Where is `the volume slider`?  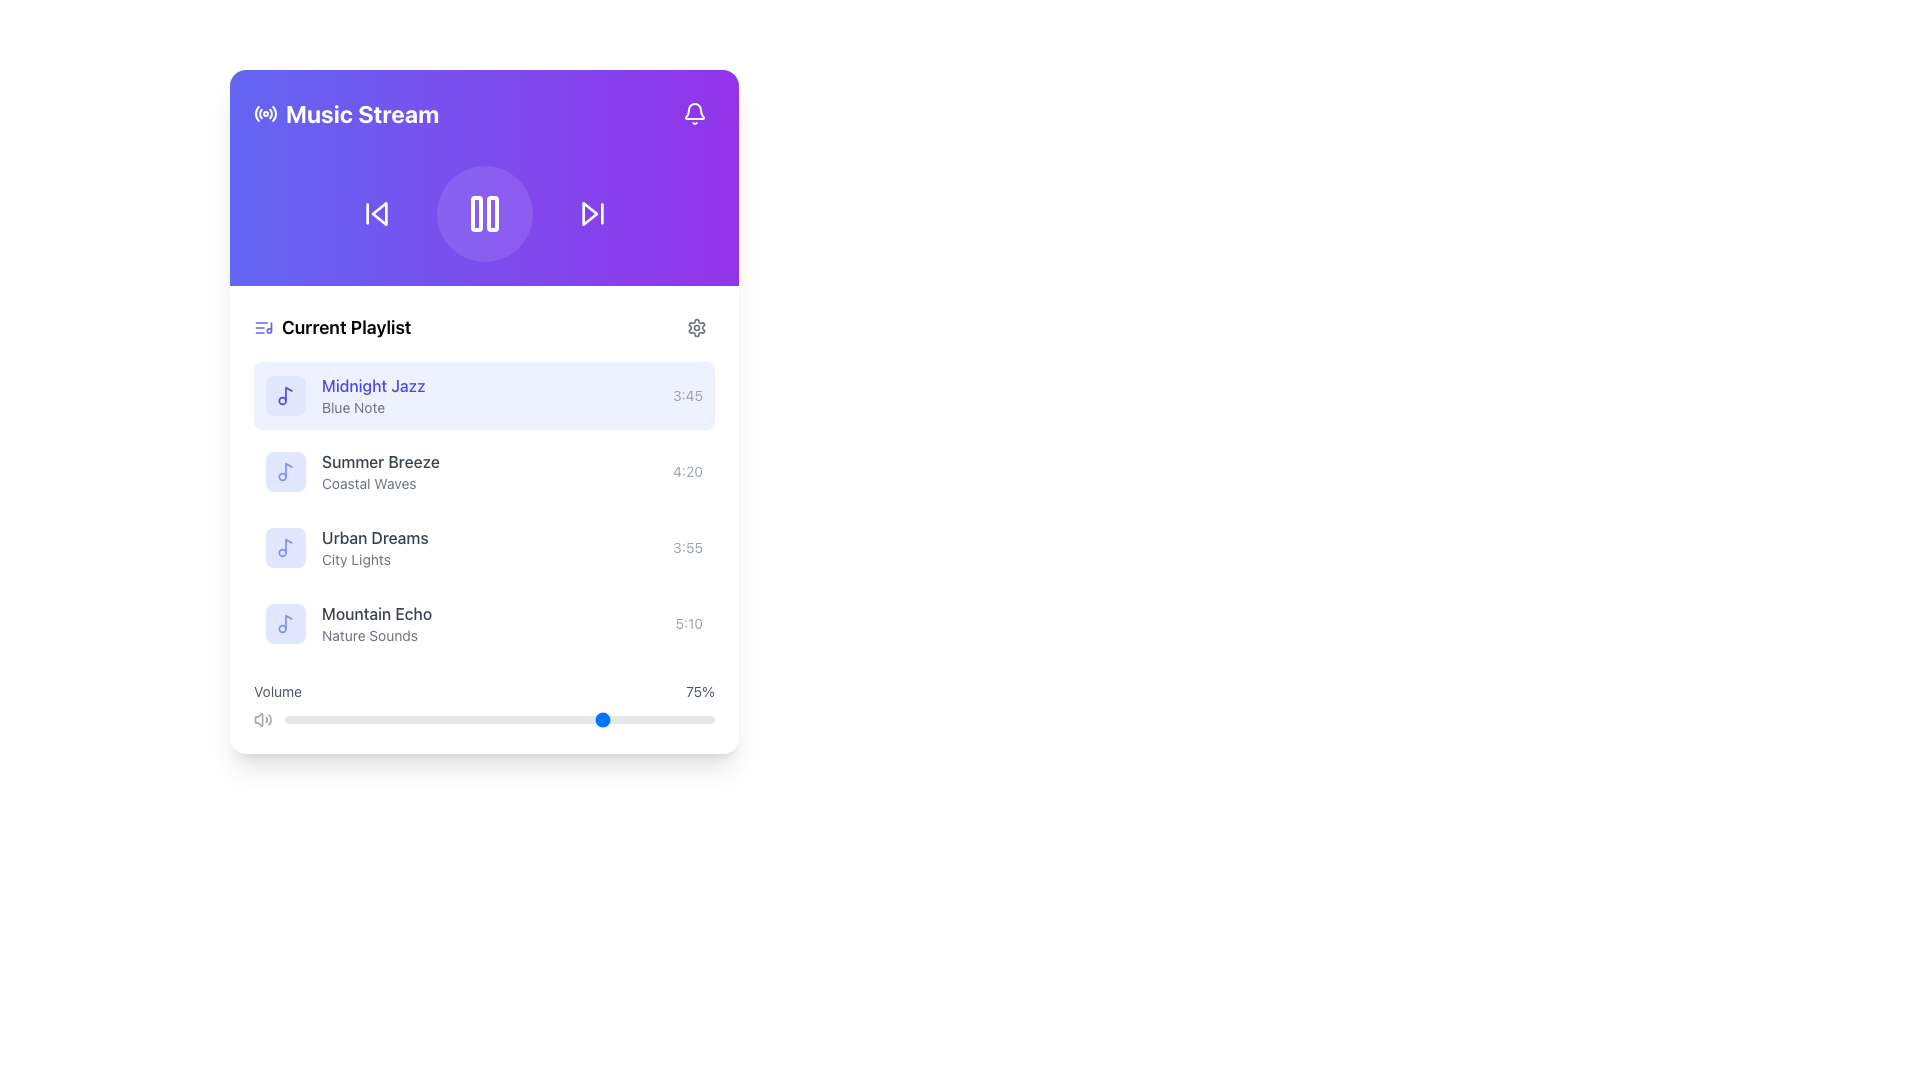
the volume slider is located at coordinates (468, 720).